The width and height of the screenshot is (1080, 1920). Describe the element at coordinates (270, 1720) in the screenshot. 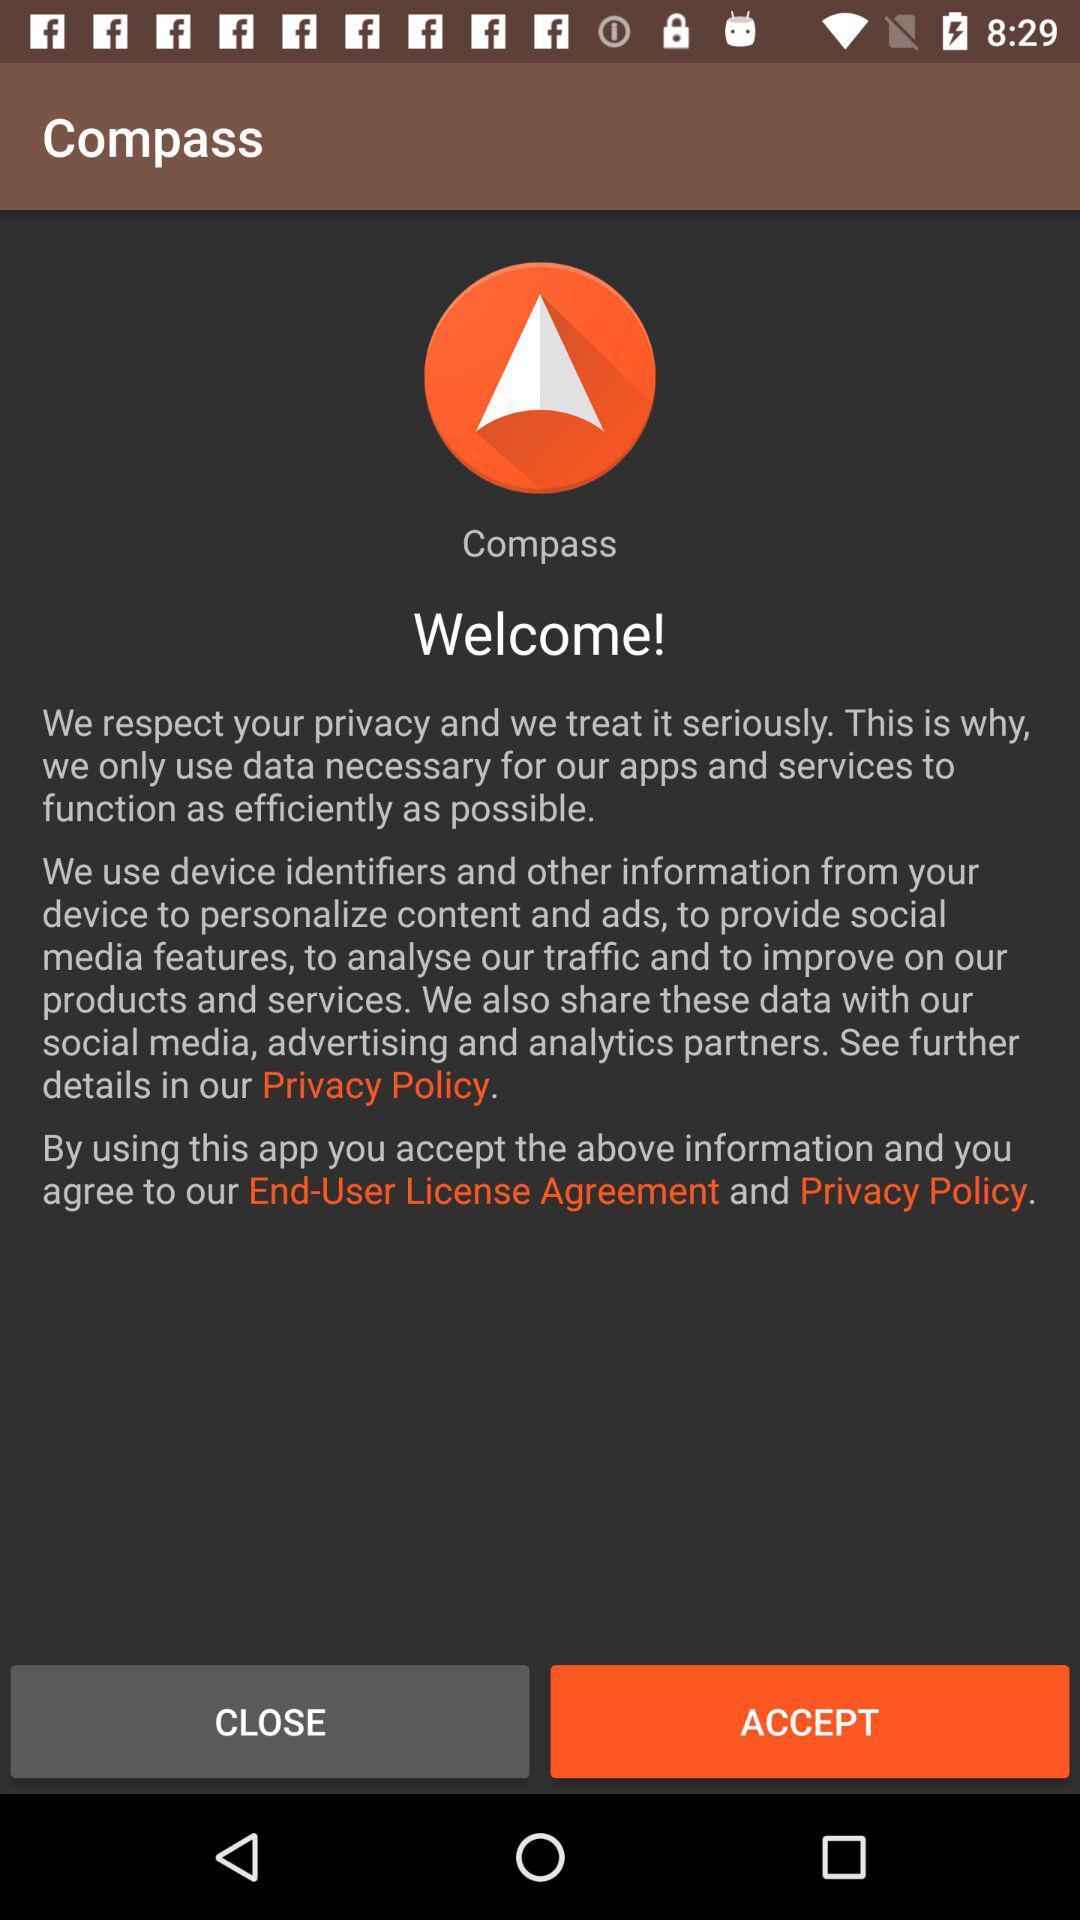

I see `item at the bottom left corner` at that location.